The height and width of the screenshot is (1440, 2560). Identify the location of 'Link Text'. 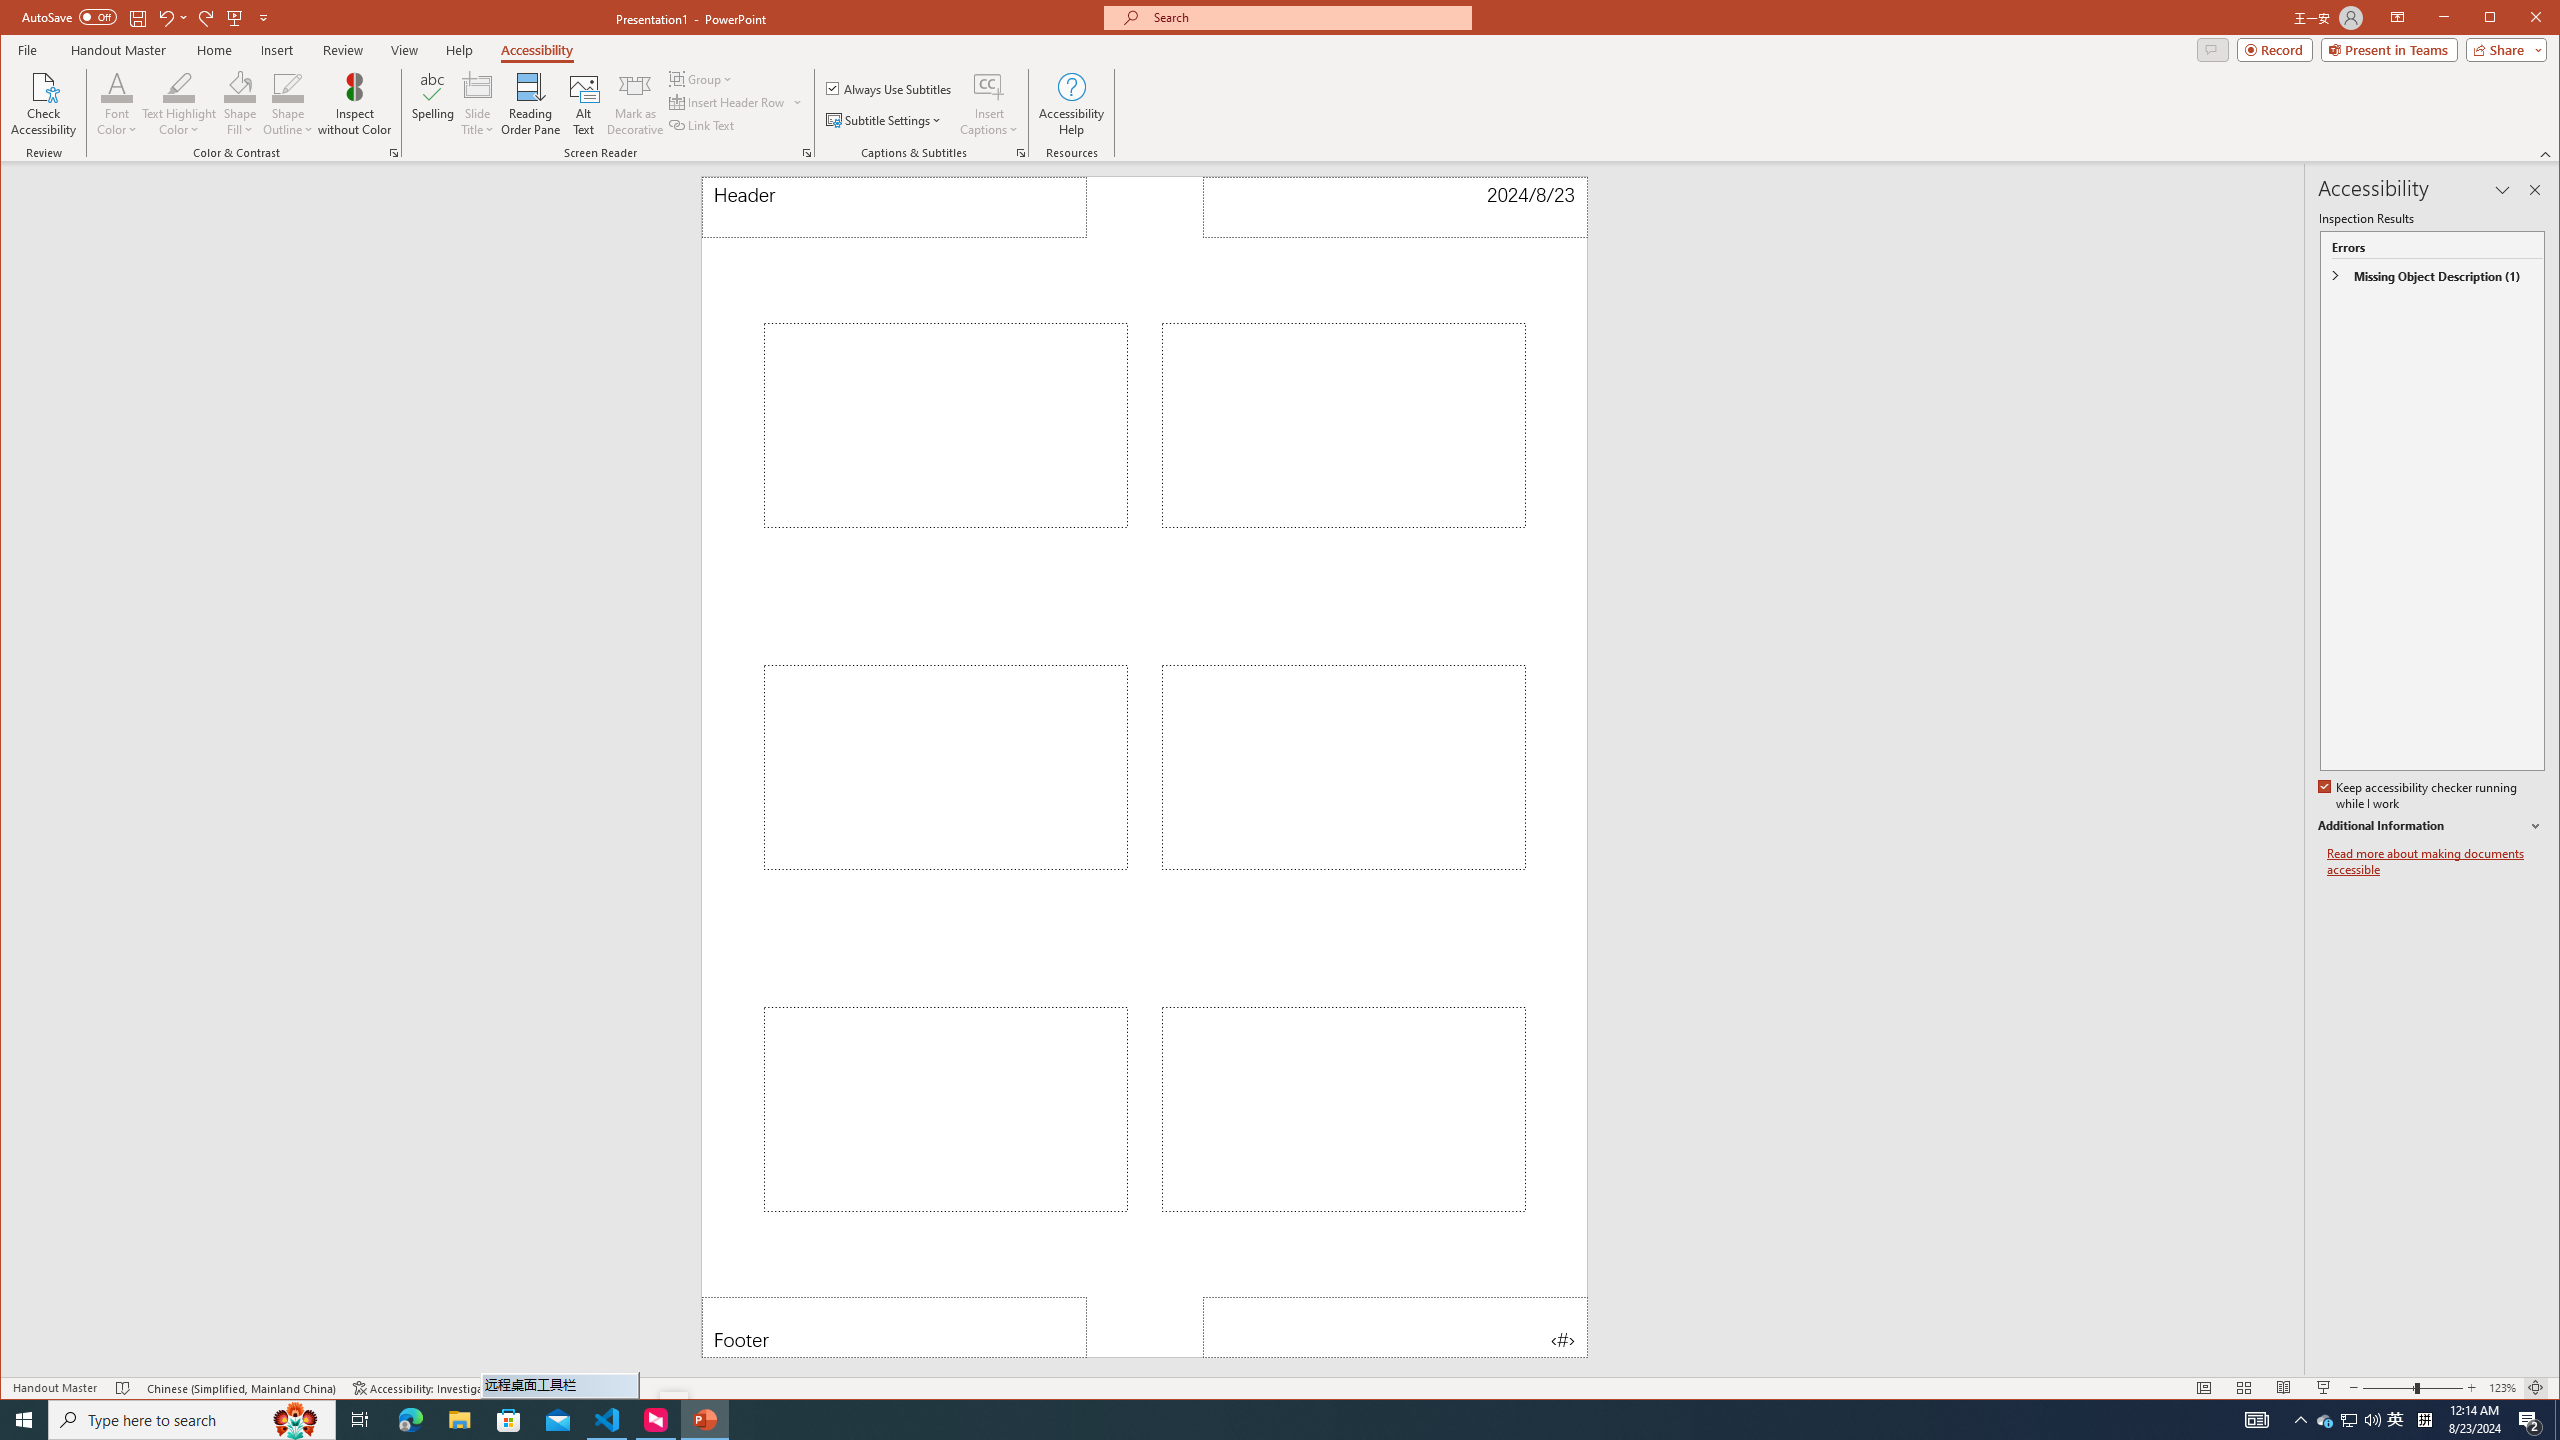
(701, 125).